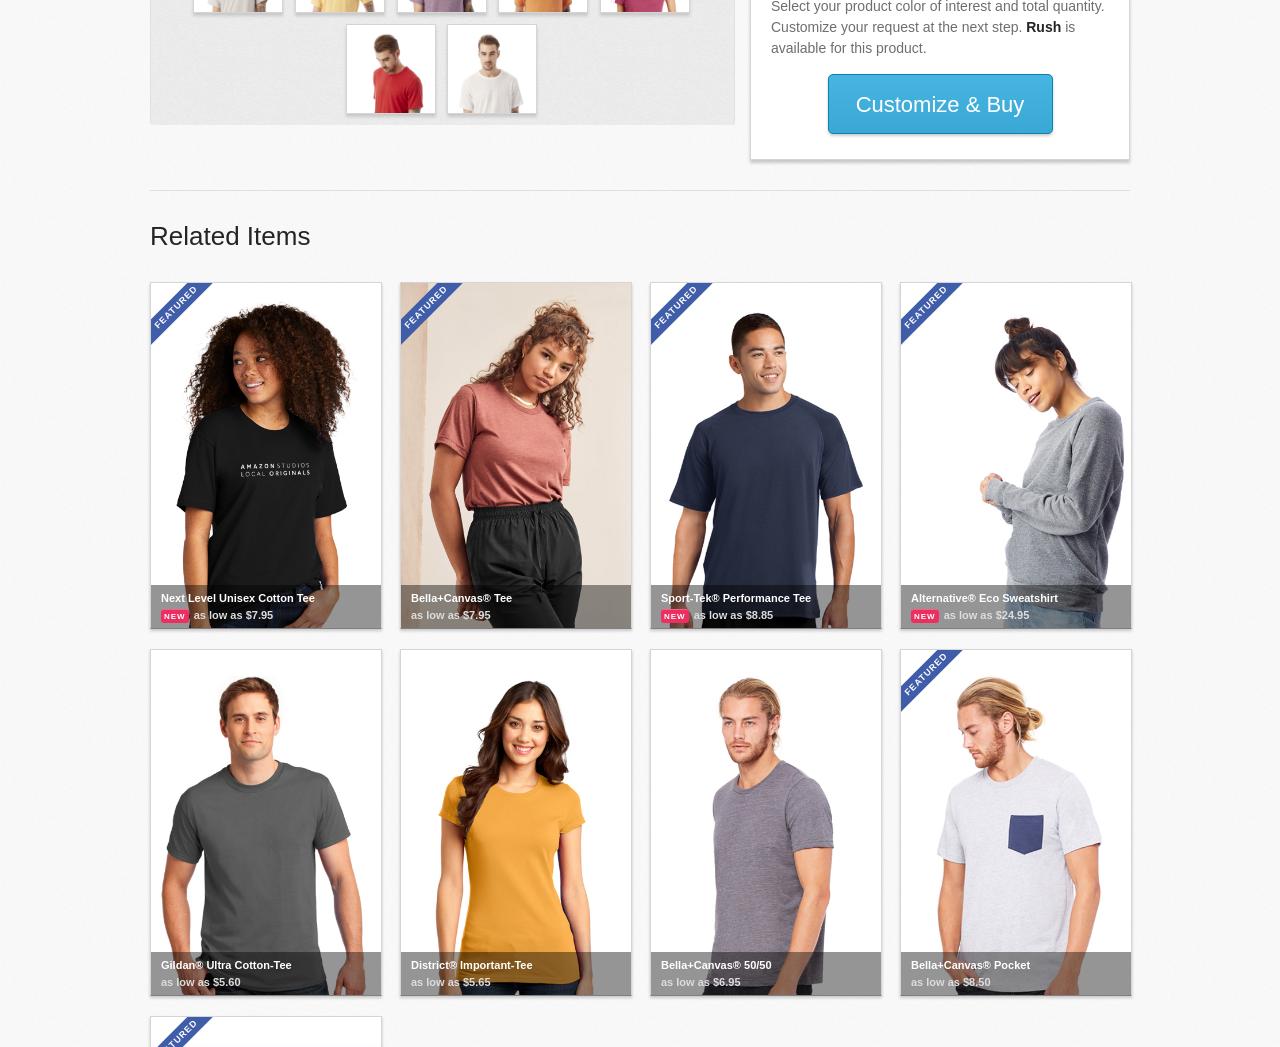 The image size is (1280, 1047). What do you see at coordinates (460, 597) in the screenshot?
I see `'Bella+Canvas® Tee'` at bounding box center [460, 597].